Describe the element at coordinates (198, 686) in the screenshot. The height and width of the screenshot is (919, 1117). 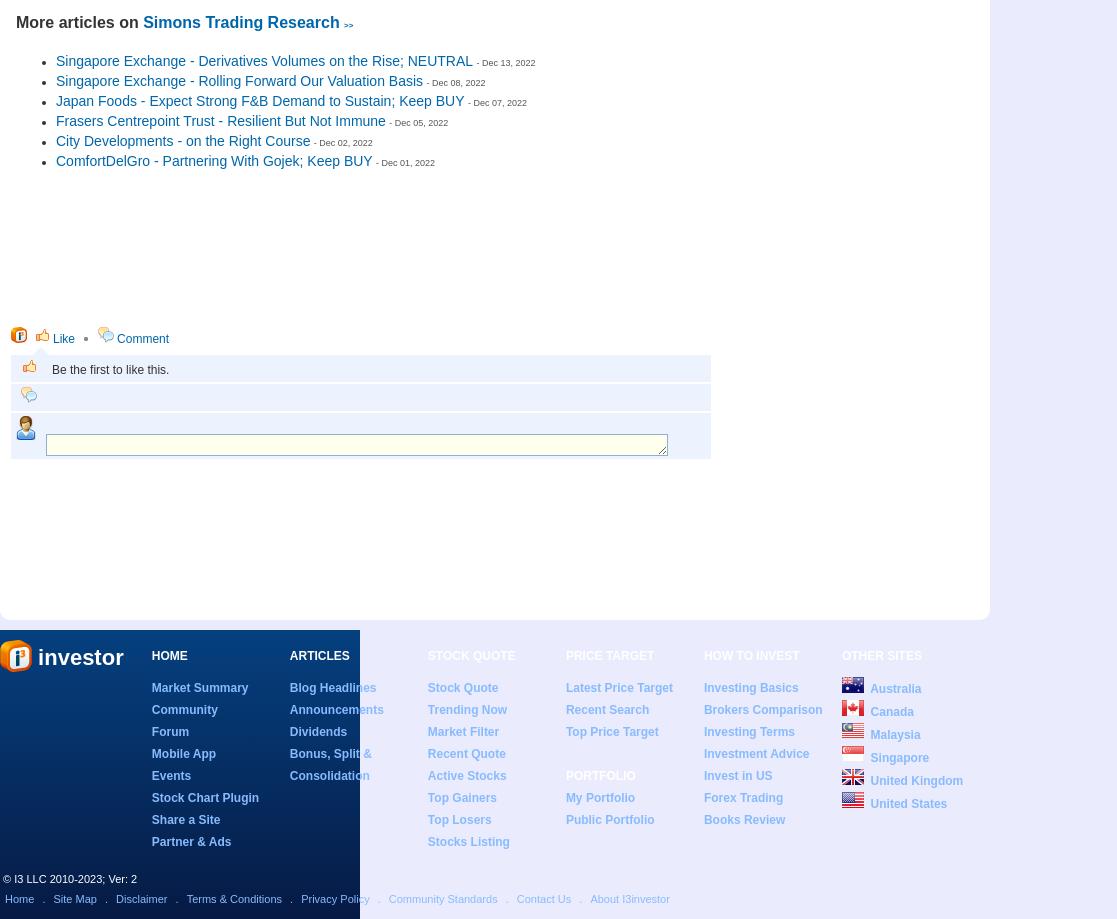
I see `'Market Summary'` at that location.